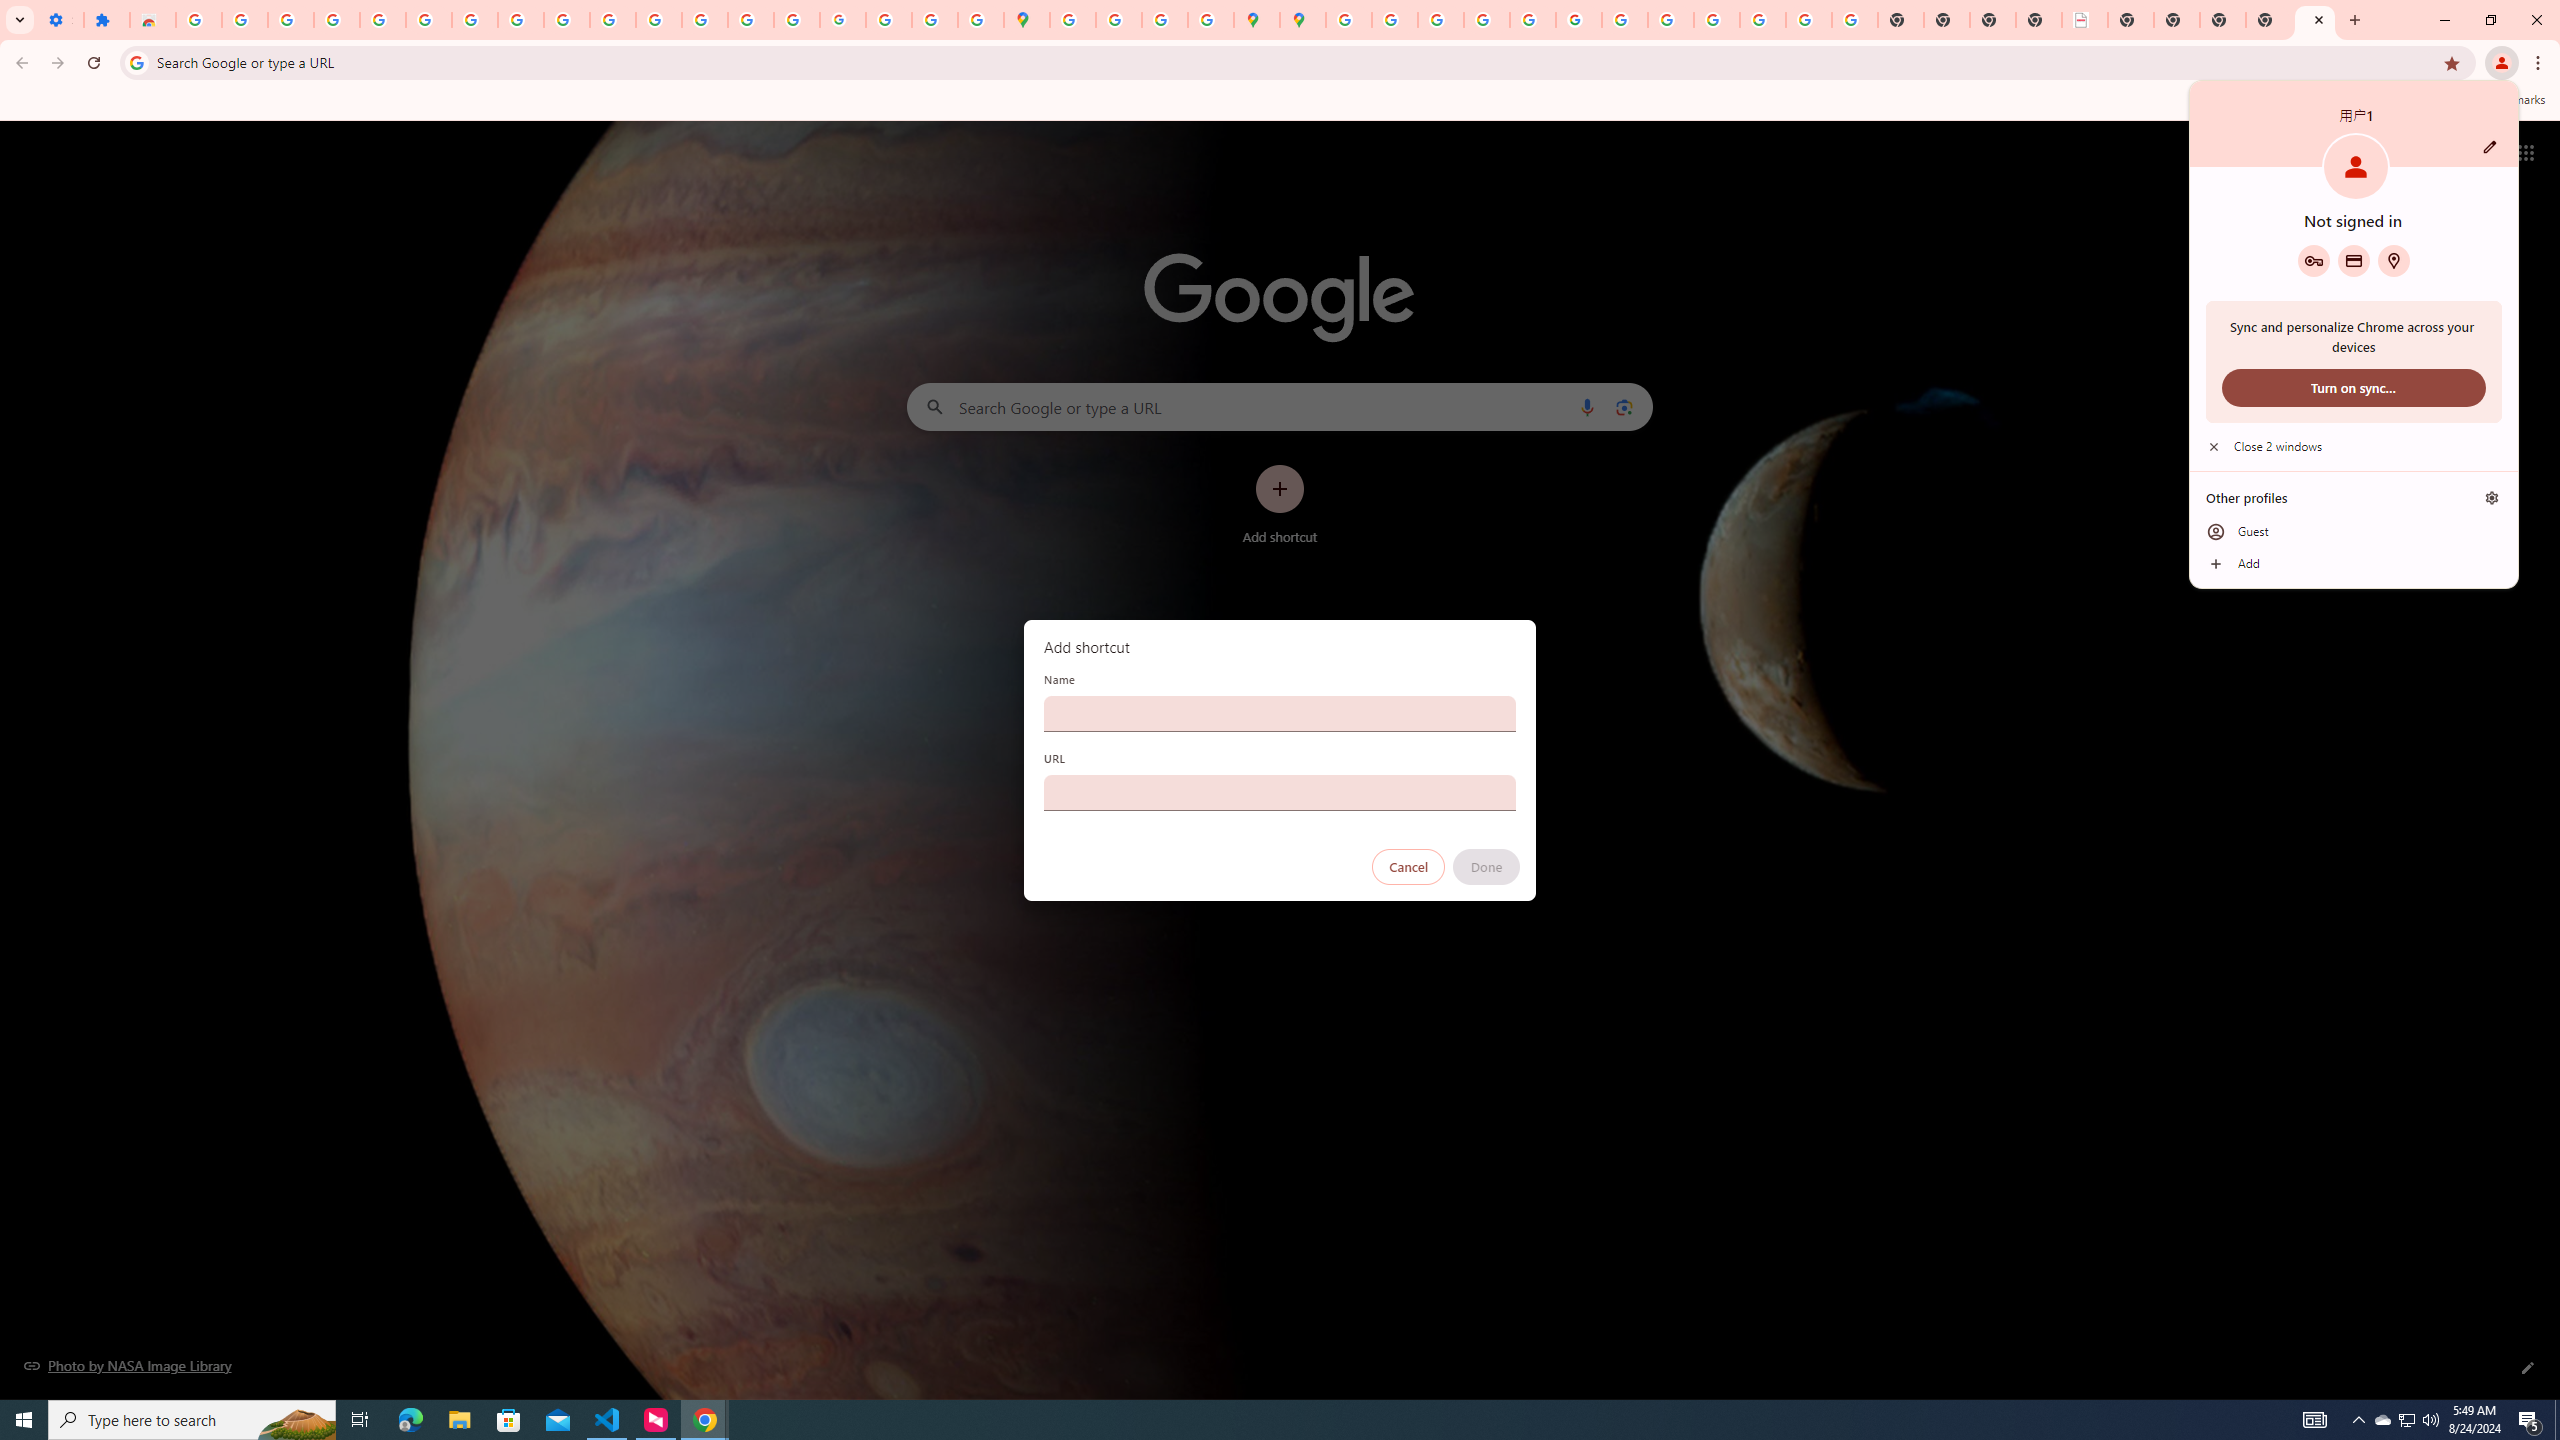 The height and width of the screenshot is (1440, 2560). I want to click on 'Google Maps', so click(1027, 19).